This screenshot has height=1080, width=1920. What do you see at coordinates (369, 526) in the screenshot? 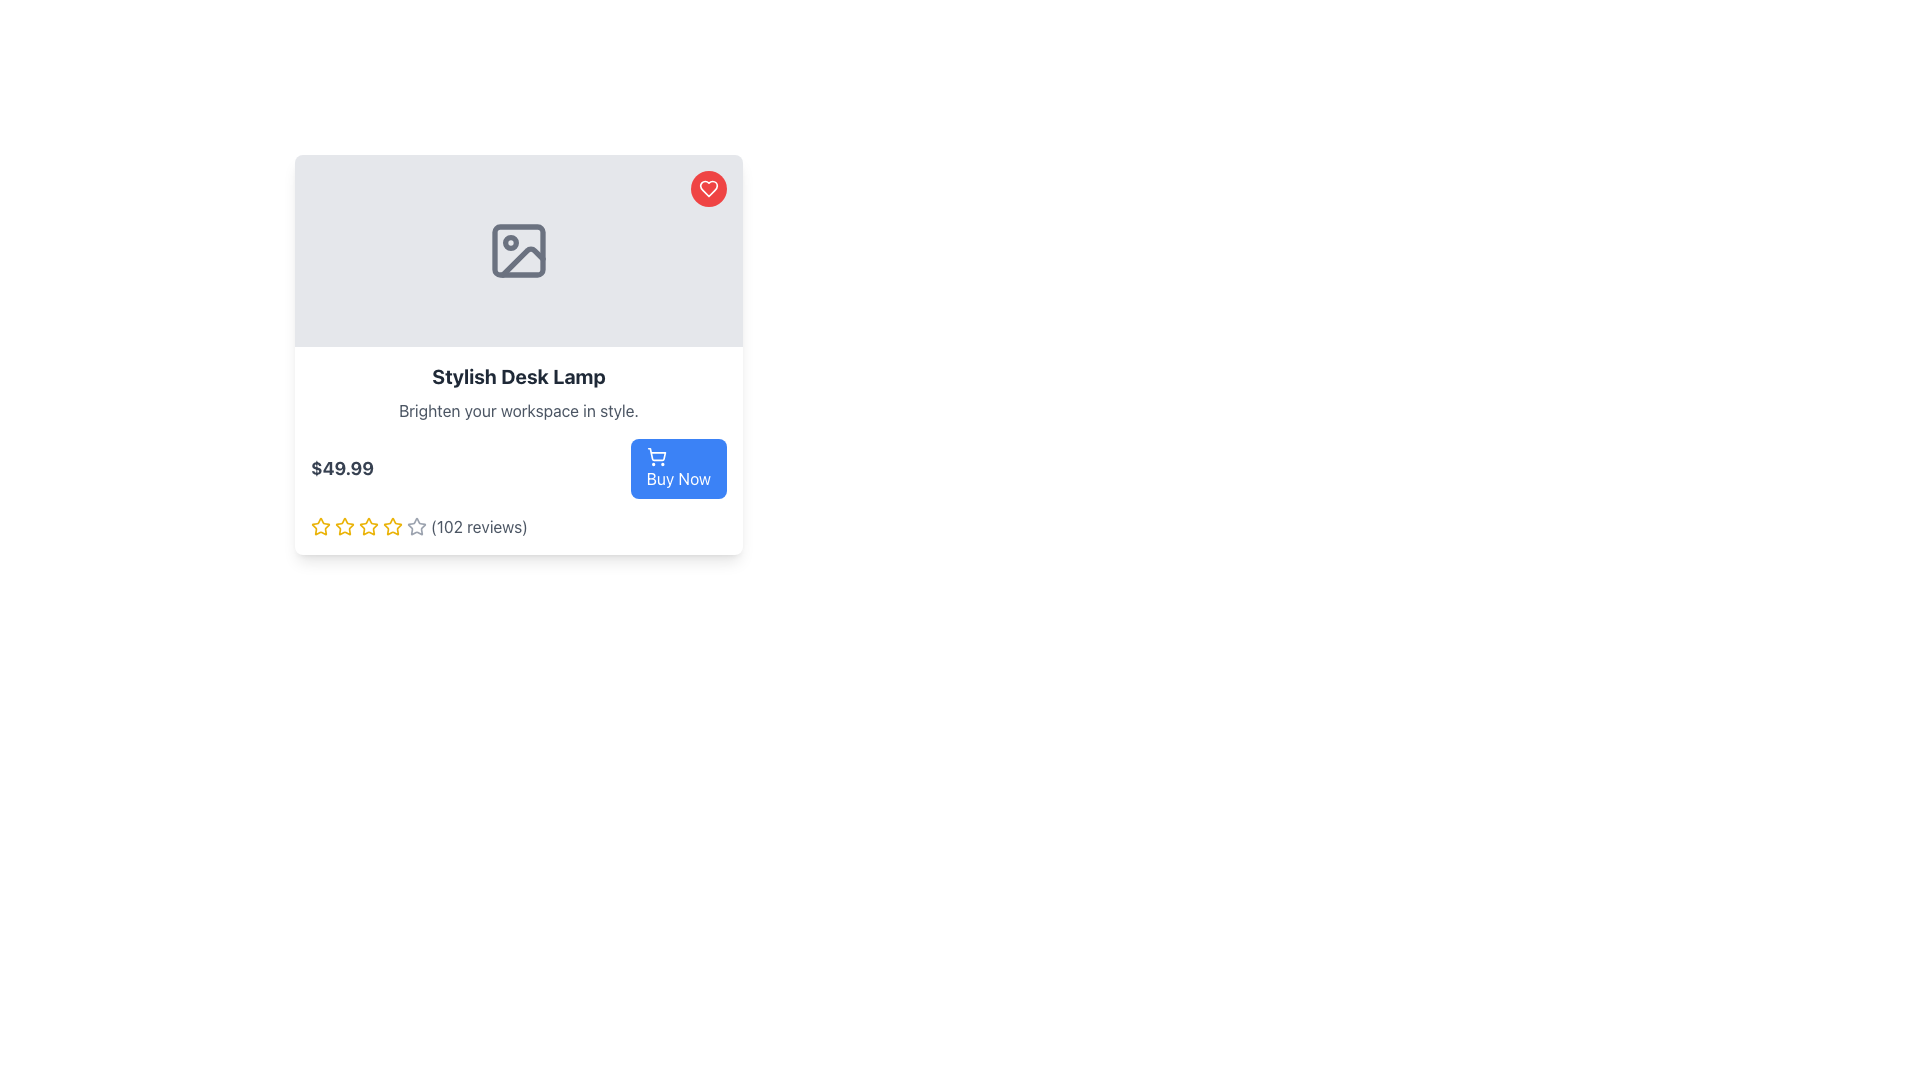
I see `the fourth star-shaped yellow icon in the rating system located below the price tag and to the left of the review count text` at bounding box center [369, 526].